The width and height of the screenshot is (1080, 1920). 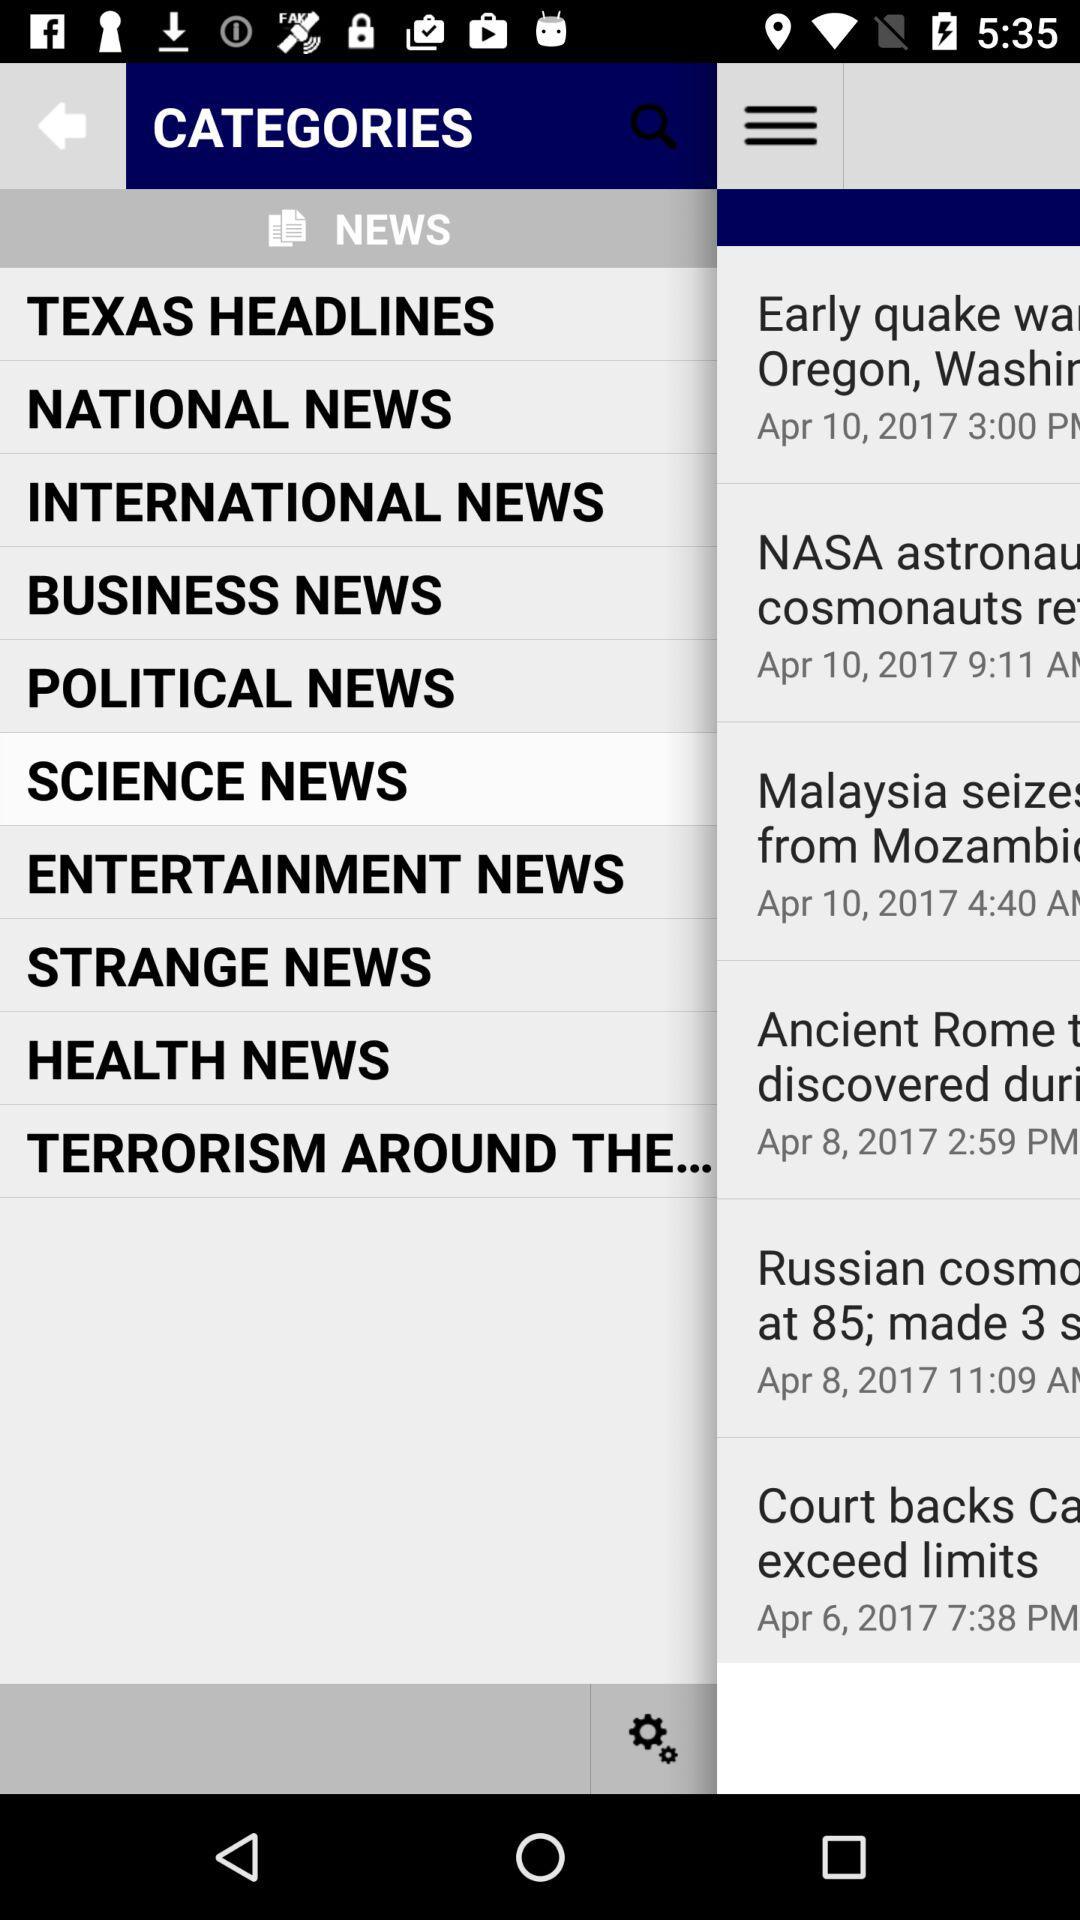 What do you see at coordinates (239, 685) in the screenshot?
I see `the item above science news icon` at bounding box center [239, 685].